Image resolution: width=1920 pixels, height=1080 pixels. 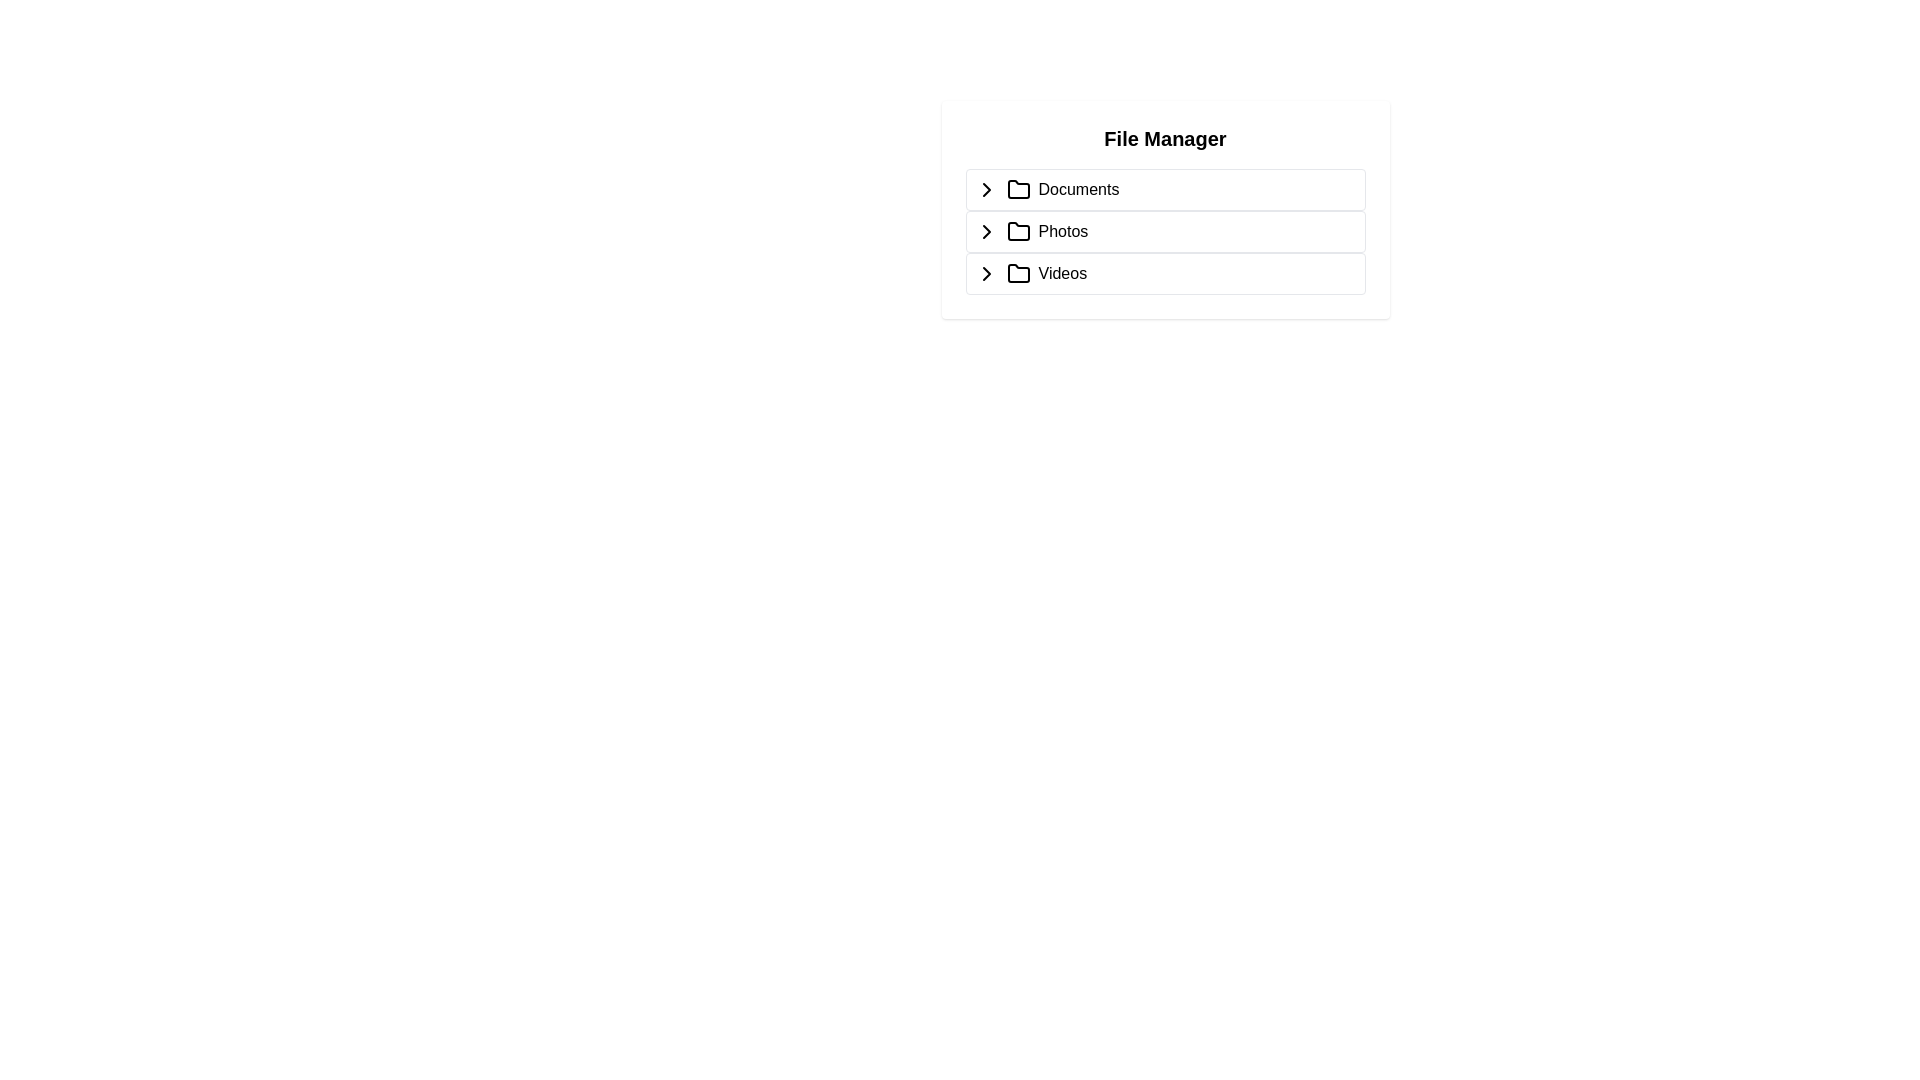 What do you see at coordinates (1165, 230) in the screenshot?
I see `the second item in the navigational list titled 'Photos' within the 'File Manager'` at bounding box center [1165, 230].